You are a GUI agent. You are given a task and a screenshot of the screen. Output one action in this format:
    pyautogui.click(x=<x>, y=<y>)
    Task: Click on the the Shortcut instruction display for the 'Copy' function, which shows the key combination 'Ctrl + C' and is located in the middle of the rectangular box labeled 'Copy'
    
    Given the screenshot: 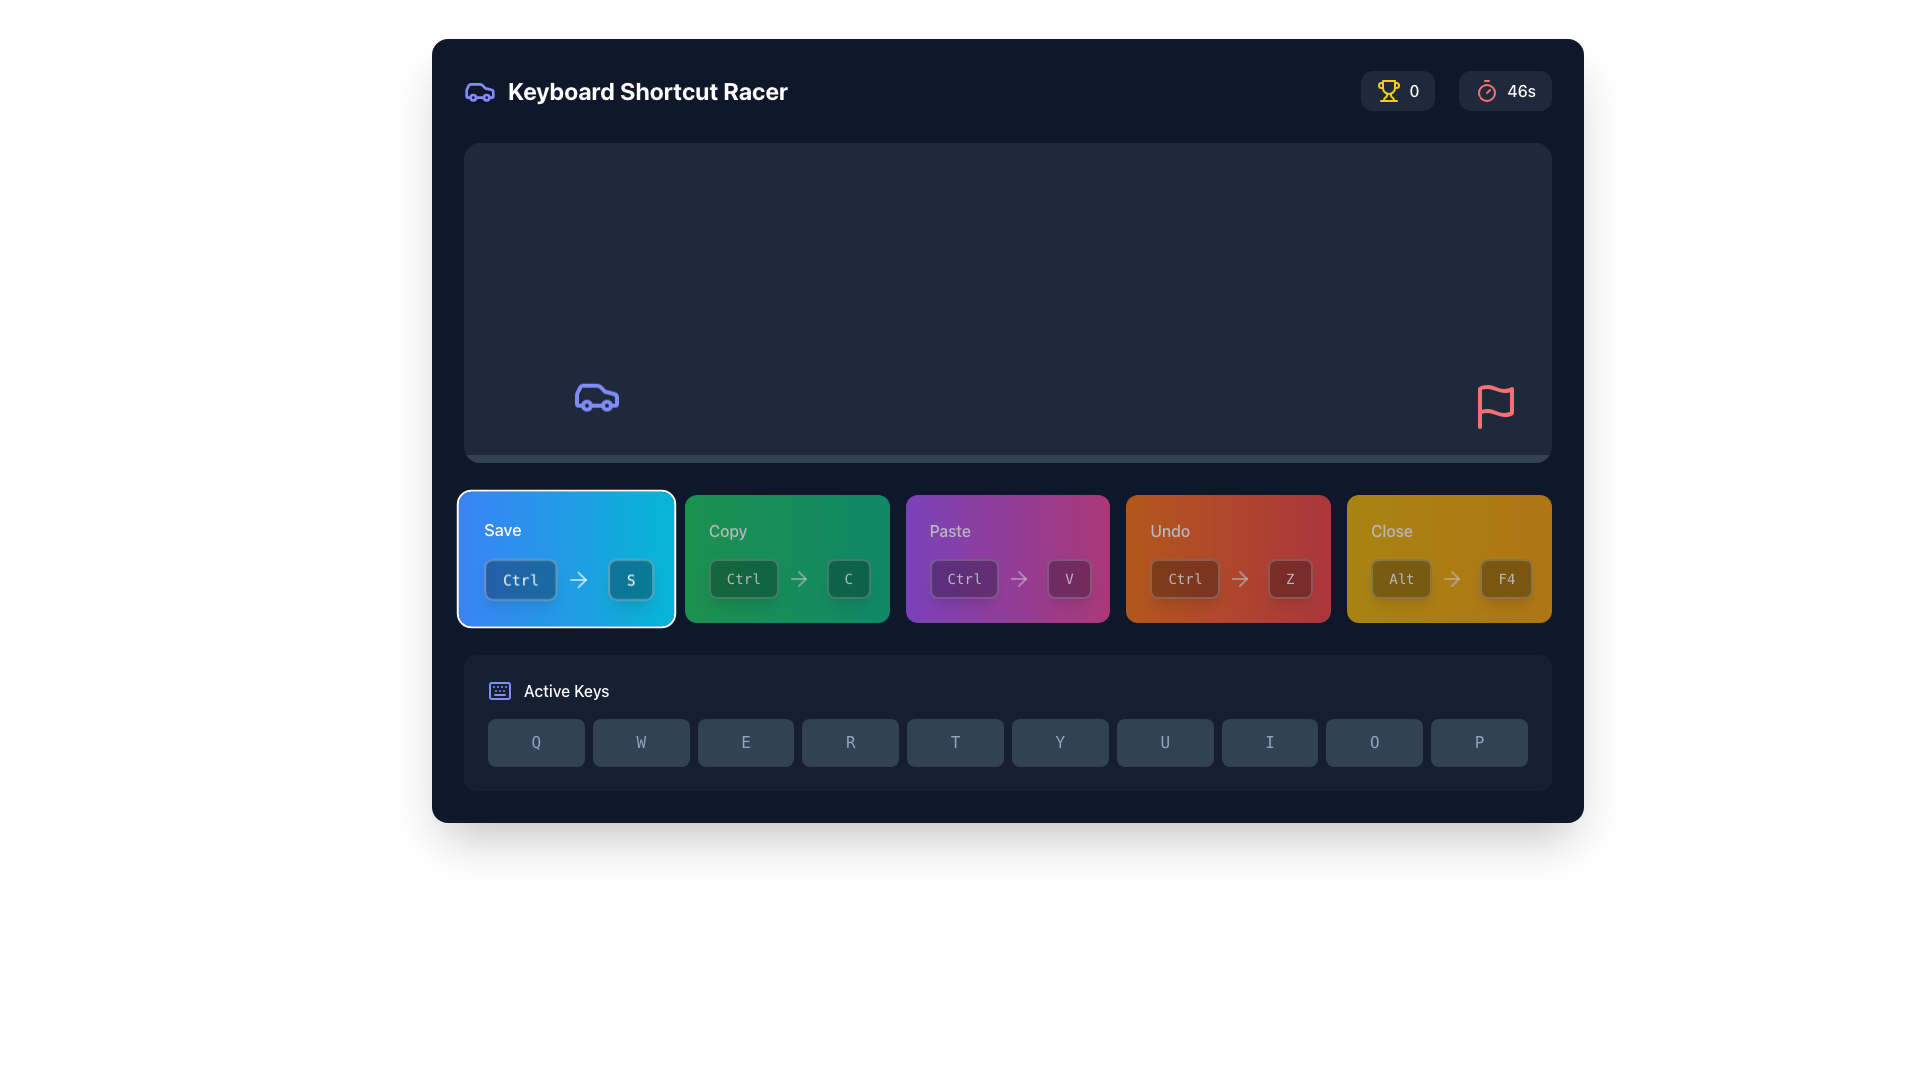 What is the action you would take?
    pyautogui.click(x=786, y=578)
    